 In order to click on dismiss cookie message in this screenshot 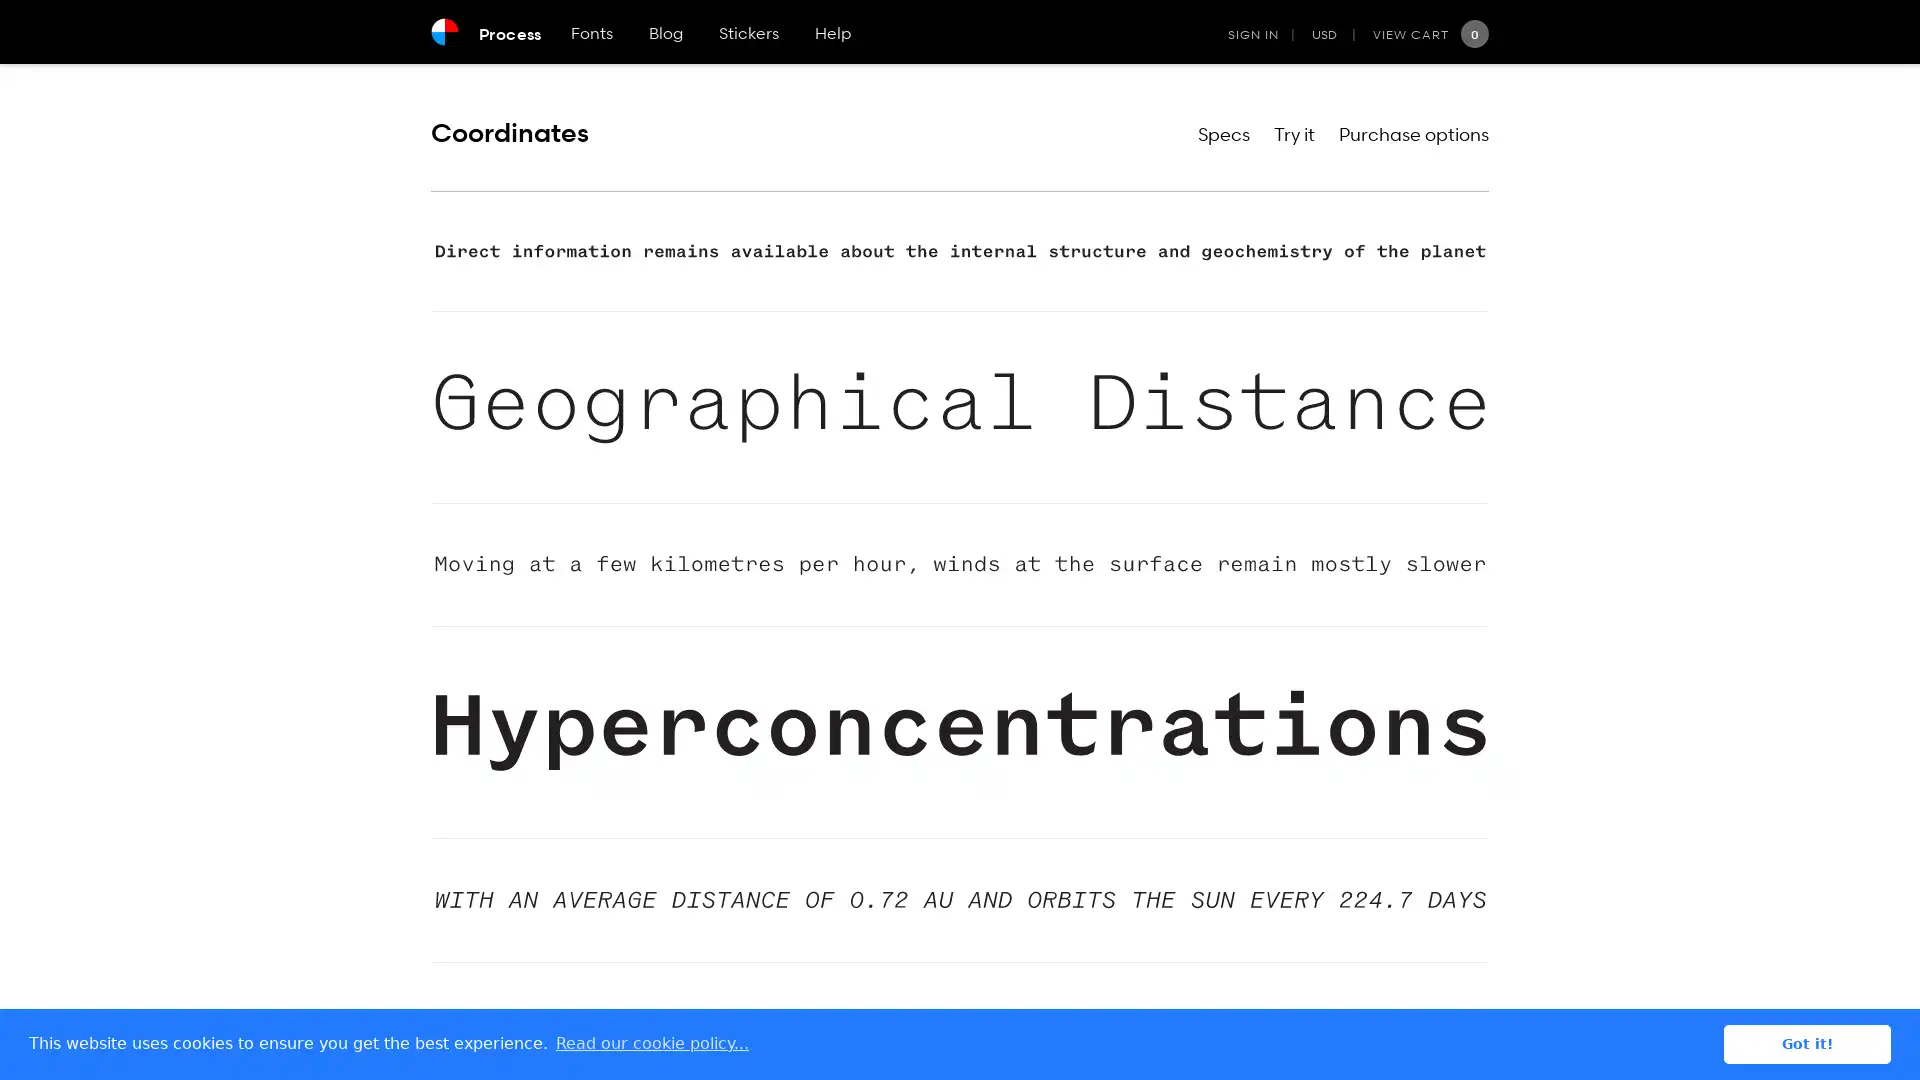, I will do `click(1807, 1043)`.